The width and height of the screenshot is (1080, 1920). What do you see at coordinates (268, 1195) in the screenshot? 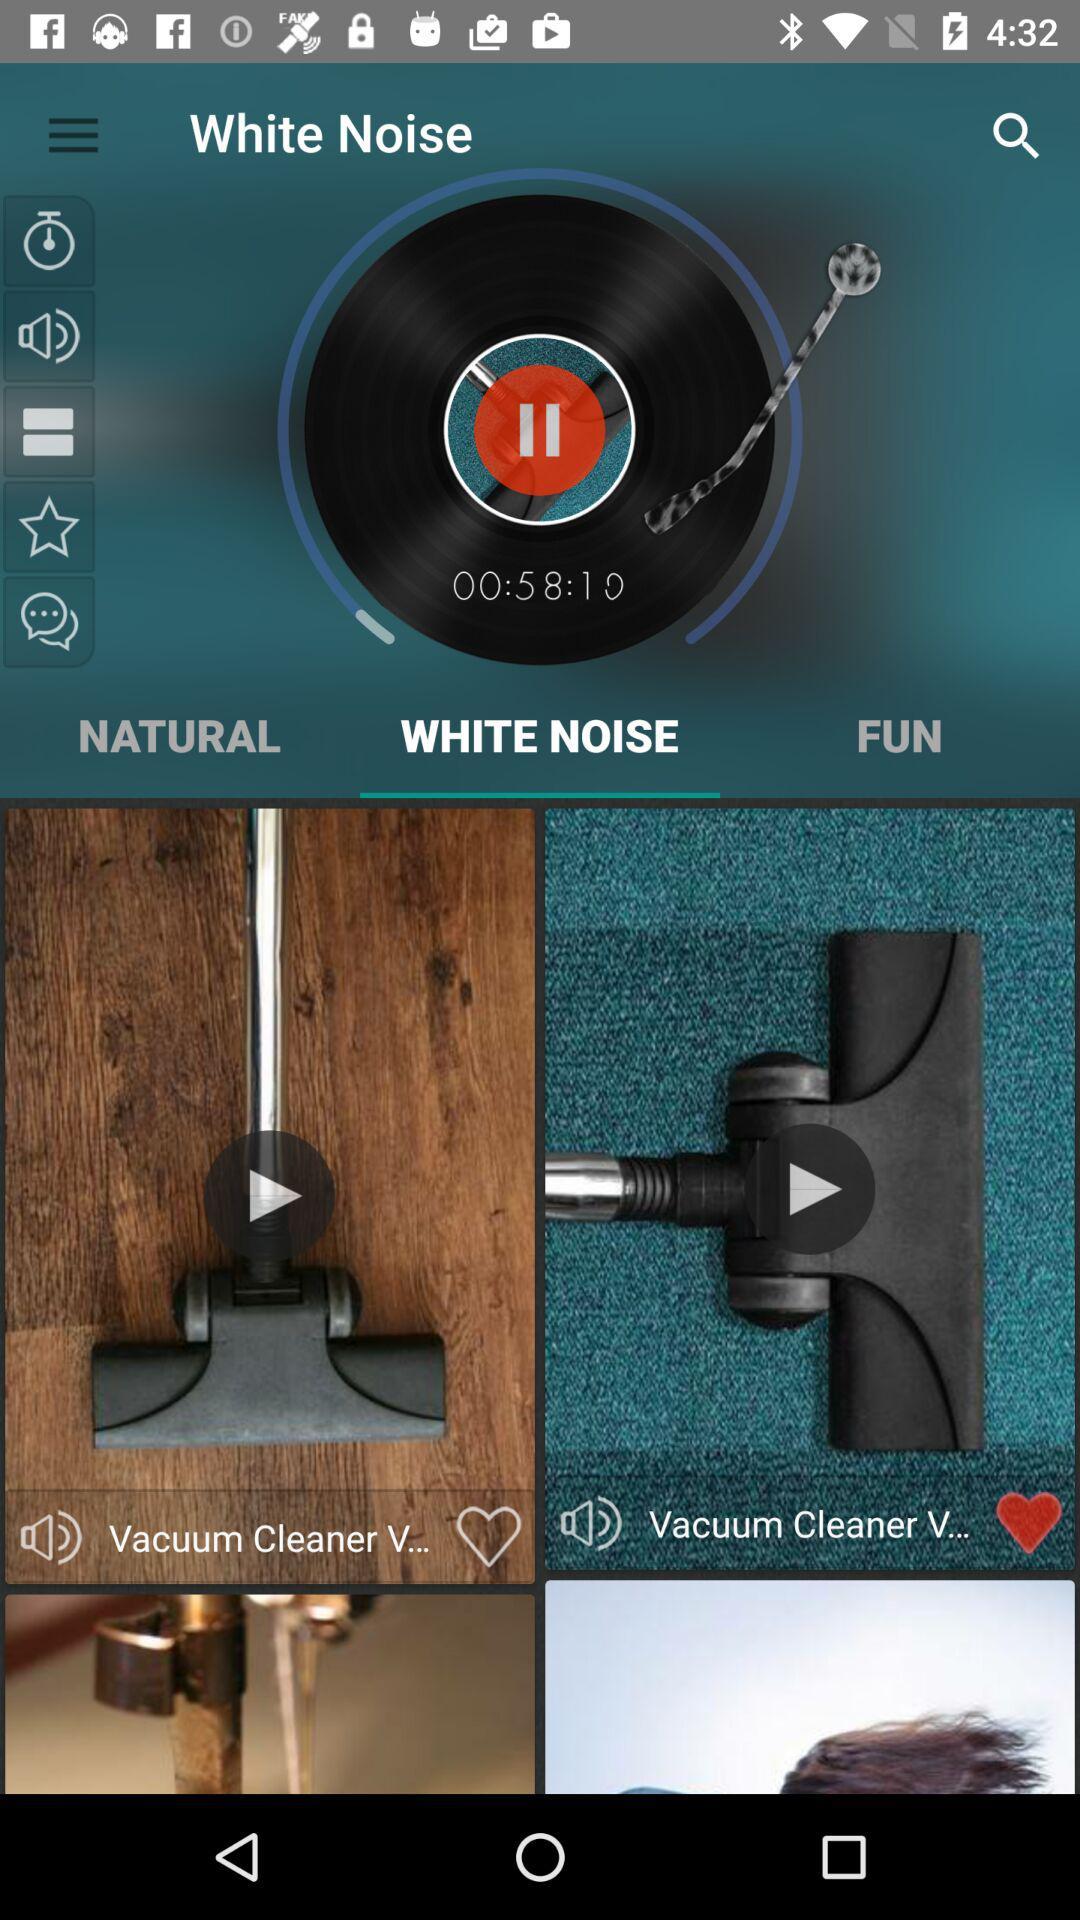
I see `video` at bounding box center [268, 1195].